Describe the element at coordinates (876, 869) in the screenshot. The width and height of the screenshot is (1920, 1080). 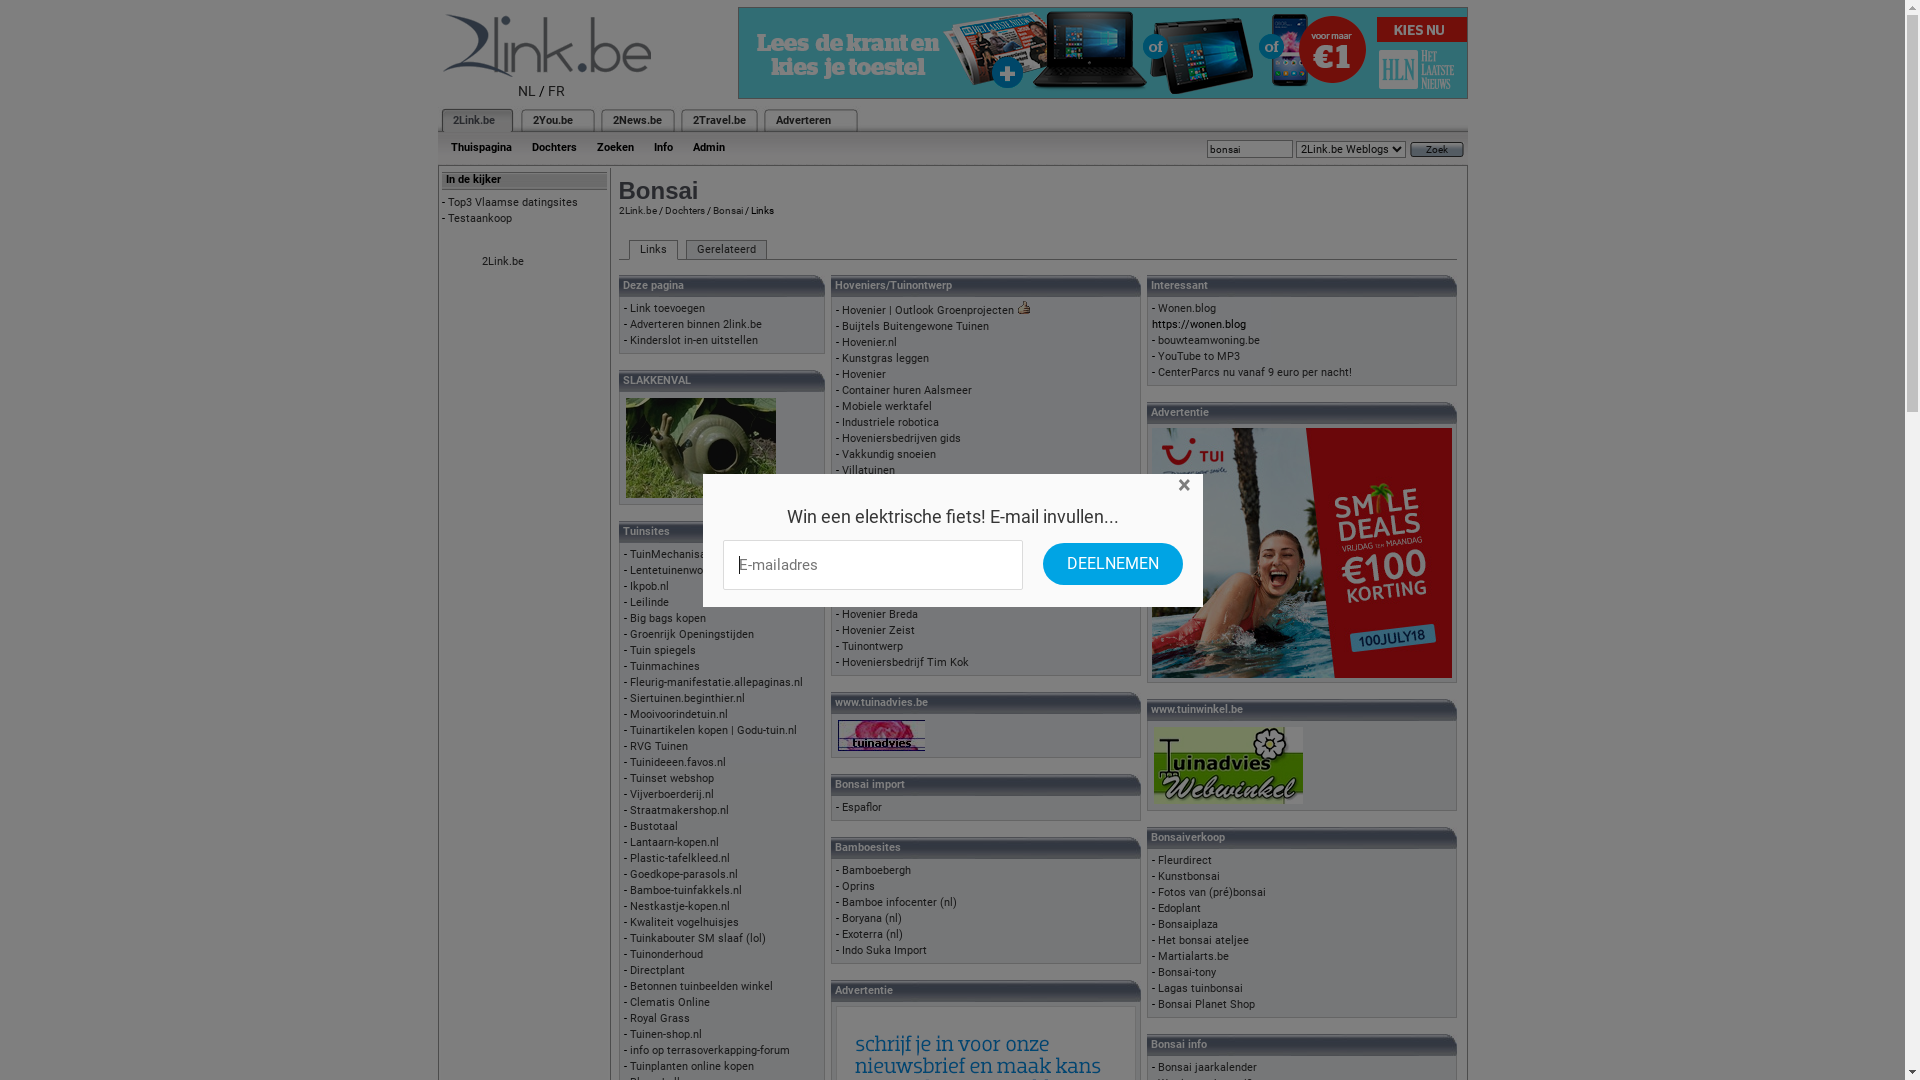
I see `'Bamboebergh'` at that location.